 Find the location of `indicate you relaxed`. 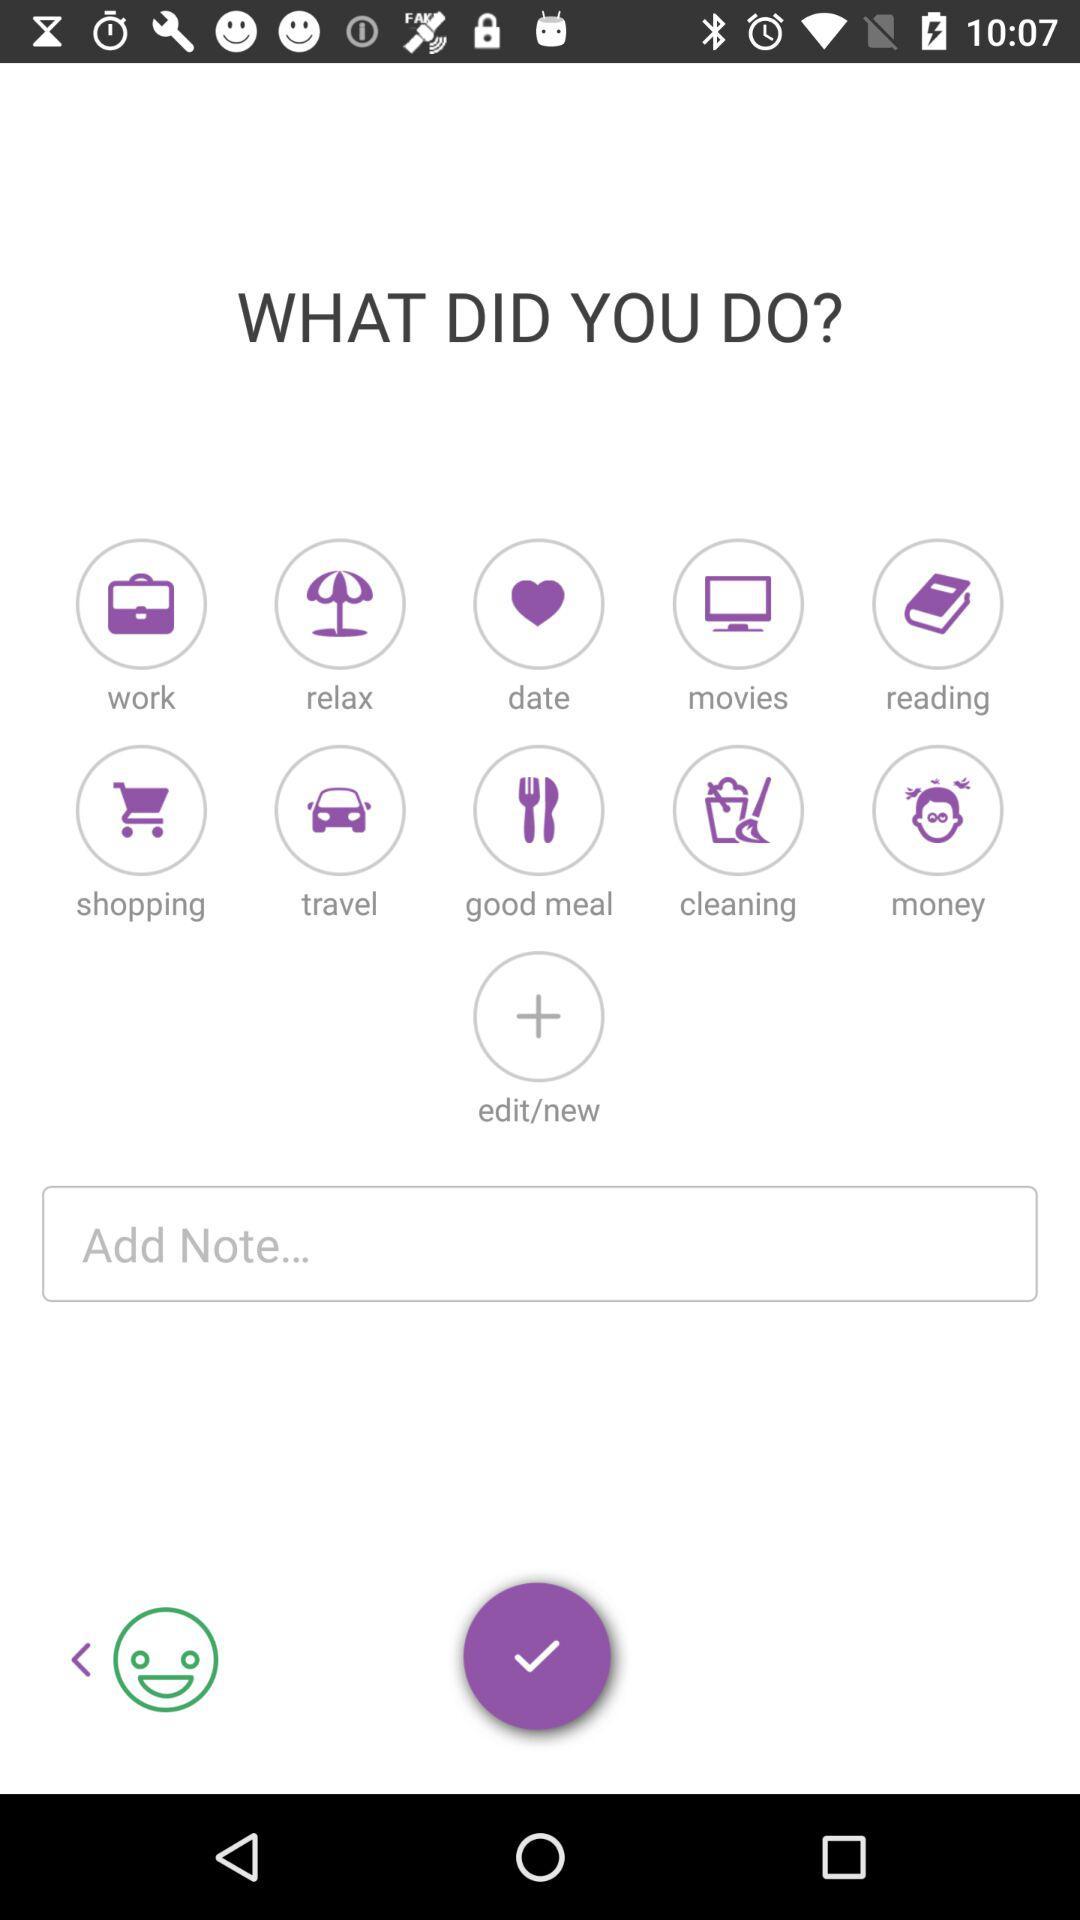

indicate you relaxed is located at coordinates (339, 603).